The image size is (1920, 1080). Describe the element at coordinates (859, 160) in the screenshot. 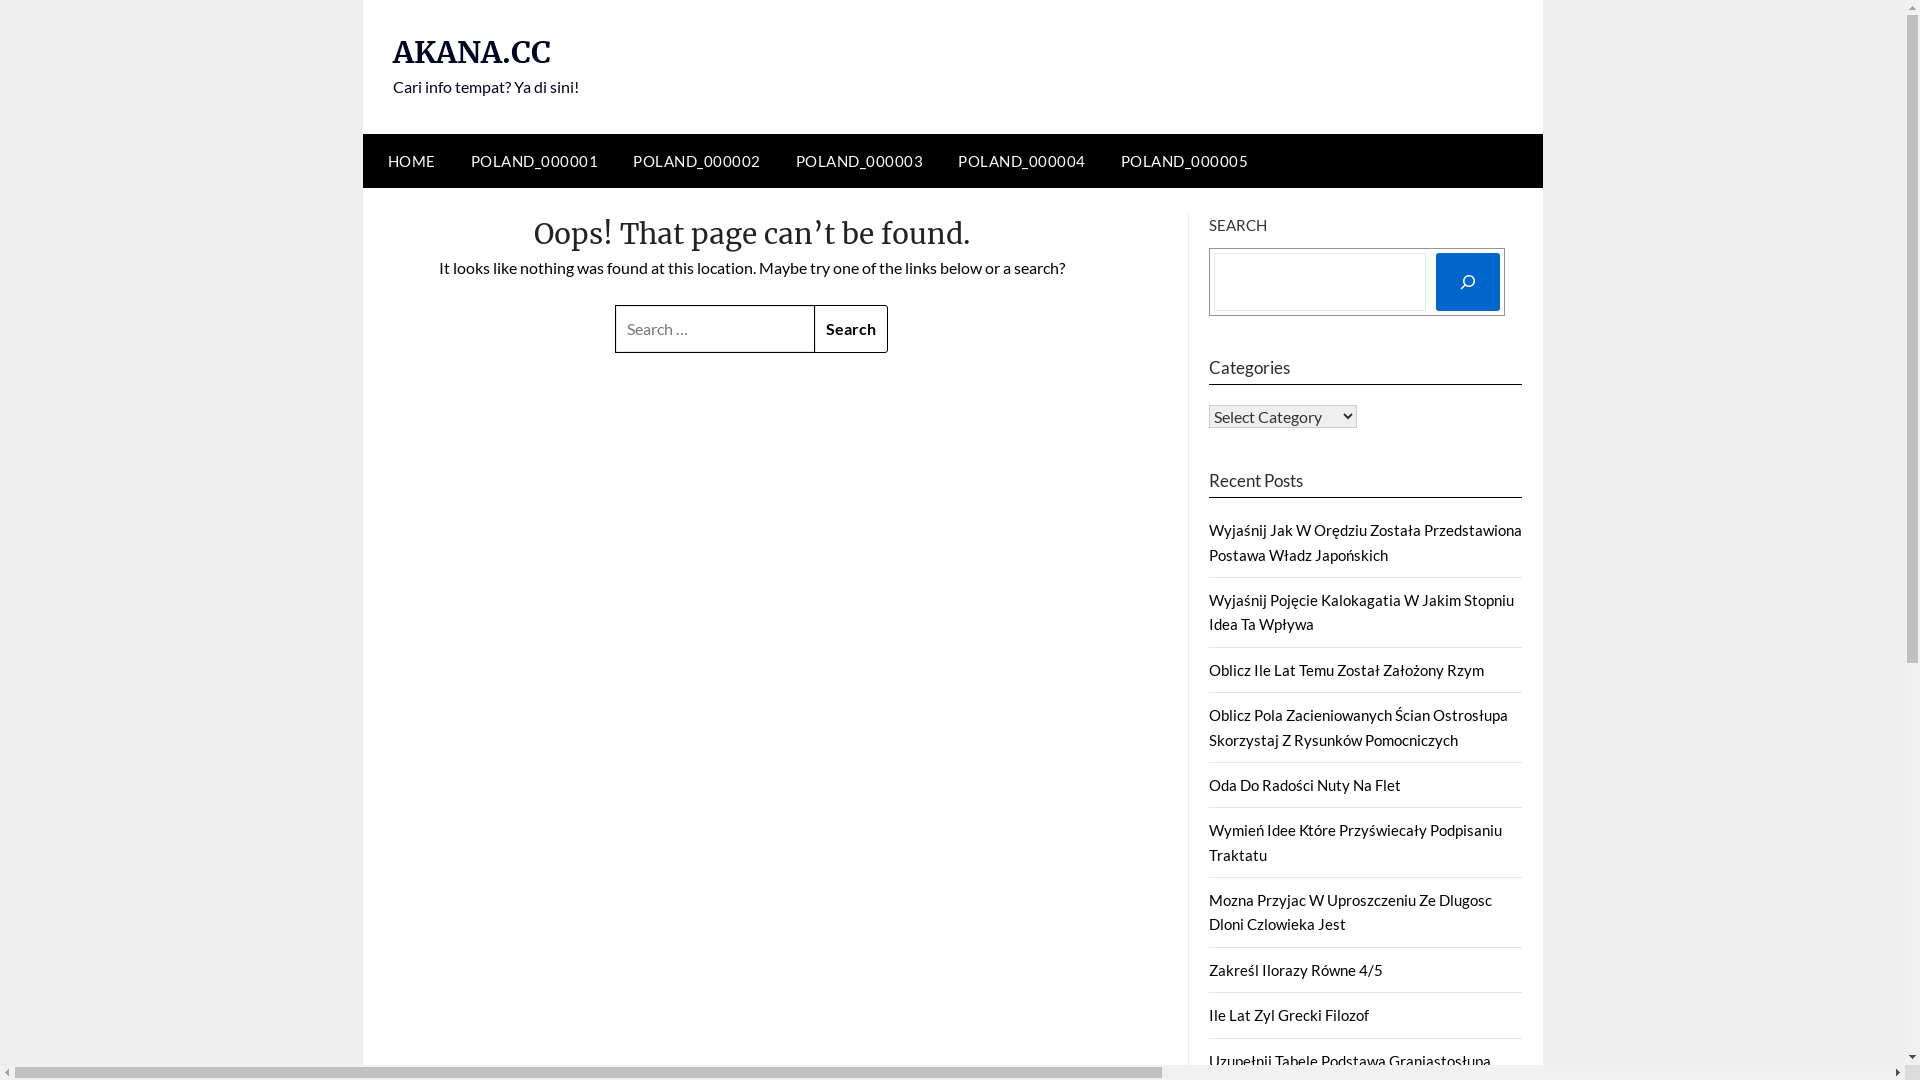

I see `'POLAND_000003'` at that location.